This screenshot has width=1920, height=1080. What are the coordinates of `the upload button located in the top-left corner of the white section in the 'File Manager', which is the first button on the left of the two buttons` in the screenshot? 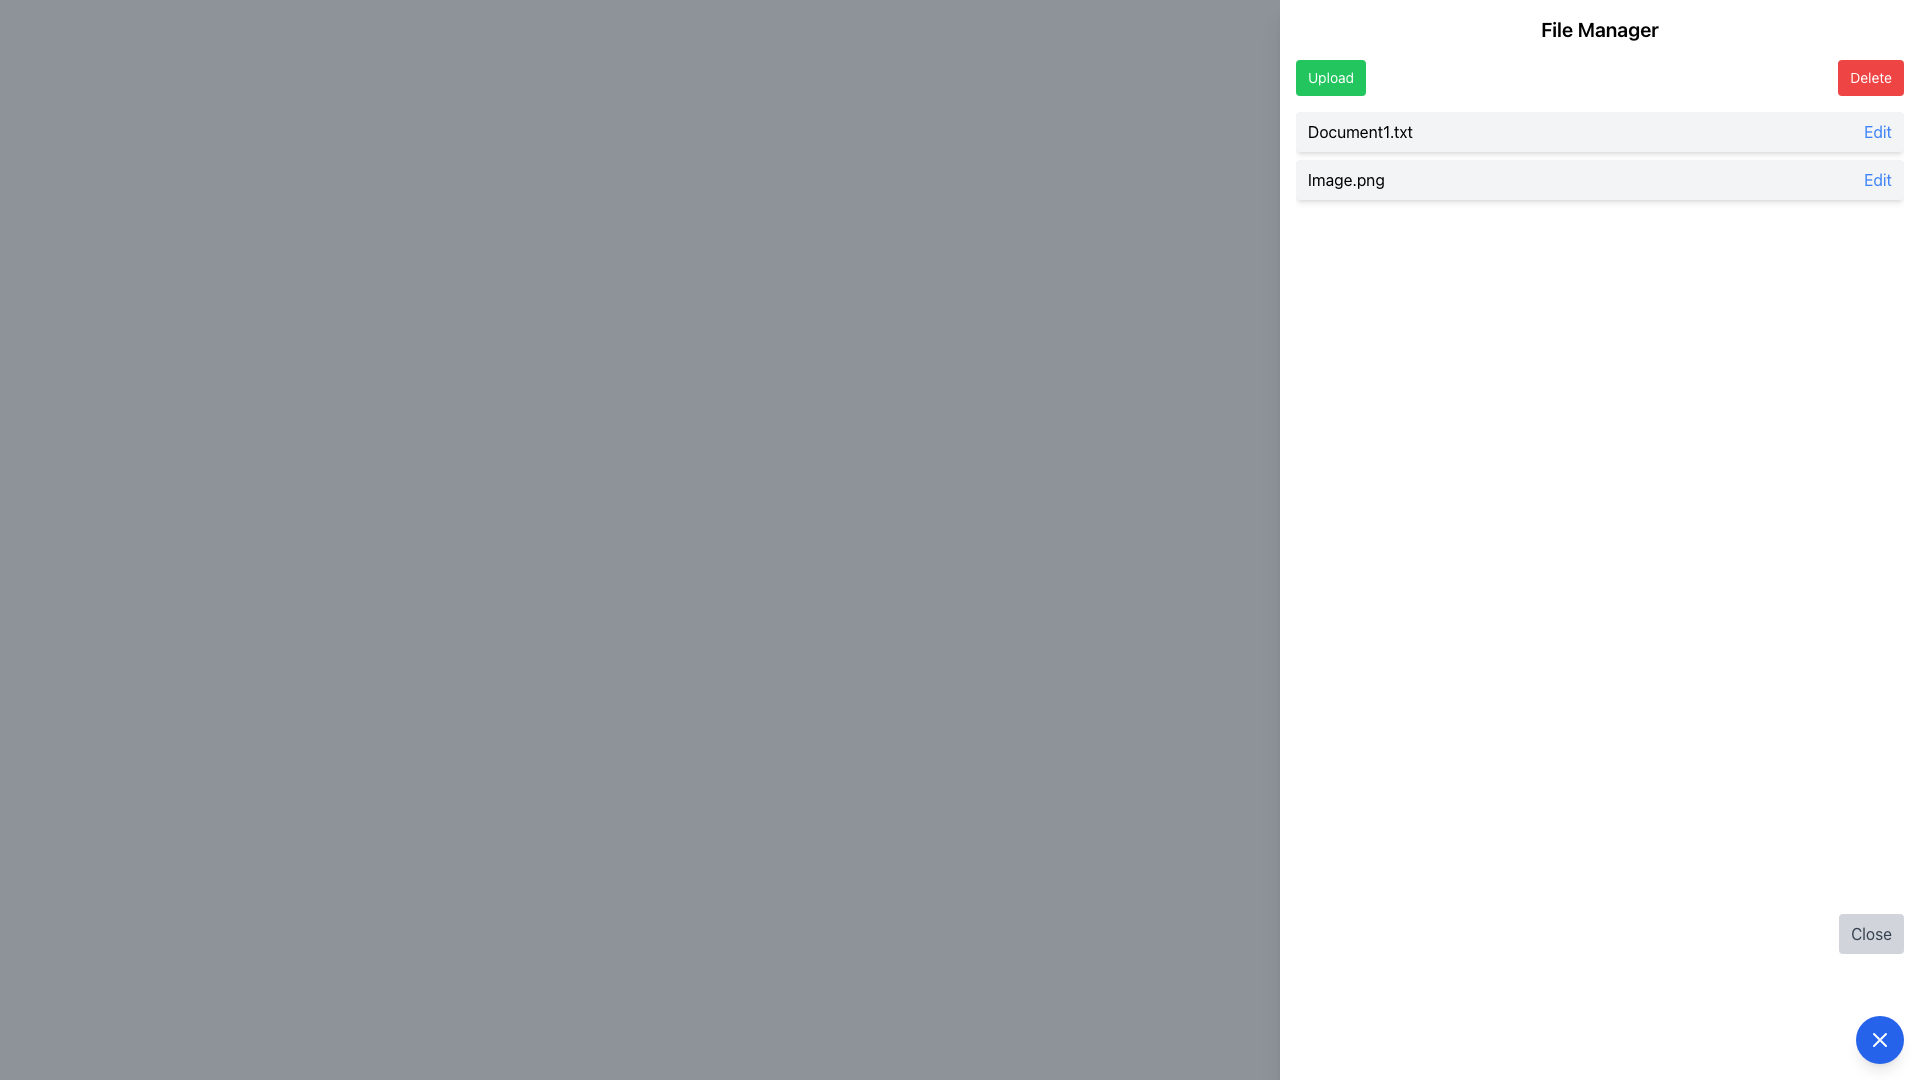 It's located at (1331, 76).